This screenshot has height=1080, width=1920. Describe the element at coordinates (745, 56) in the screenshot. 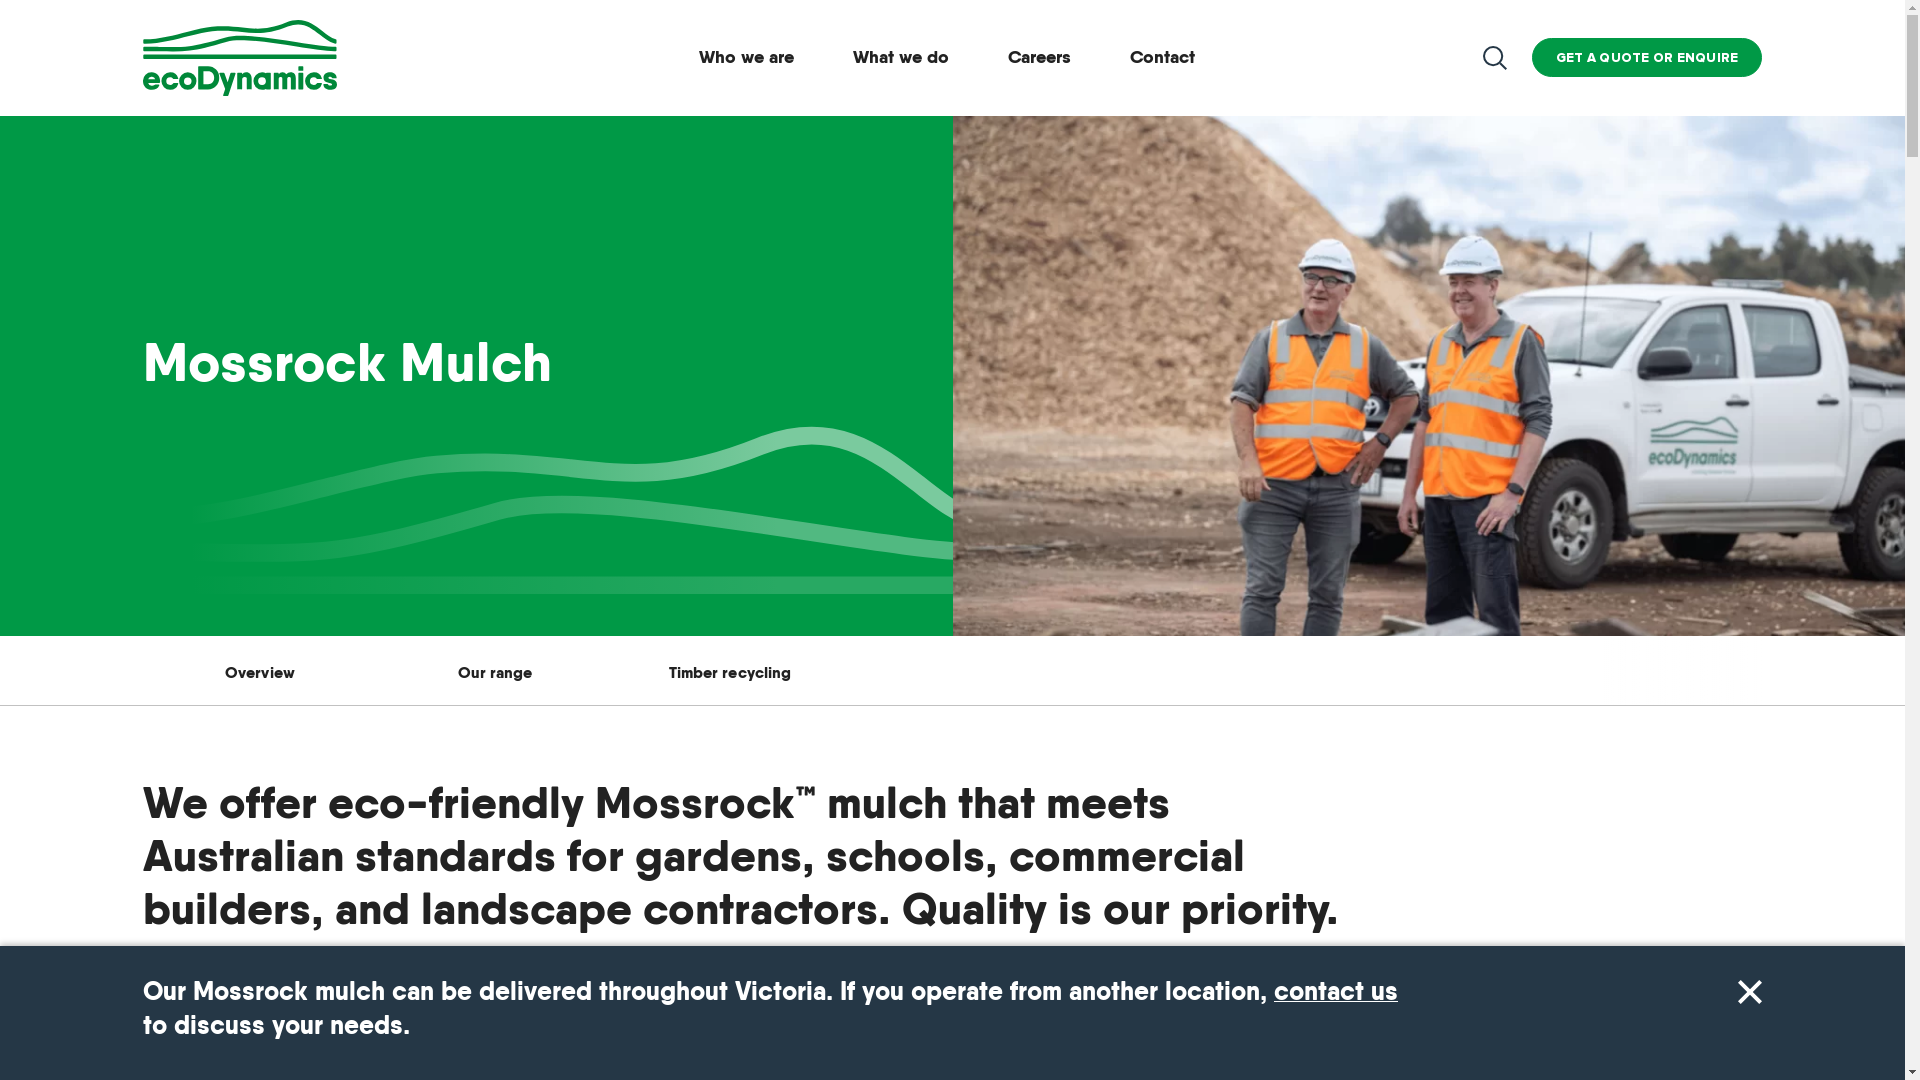

I see `'Who we are'` at that location.